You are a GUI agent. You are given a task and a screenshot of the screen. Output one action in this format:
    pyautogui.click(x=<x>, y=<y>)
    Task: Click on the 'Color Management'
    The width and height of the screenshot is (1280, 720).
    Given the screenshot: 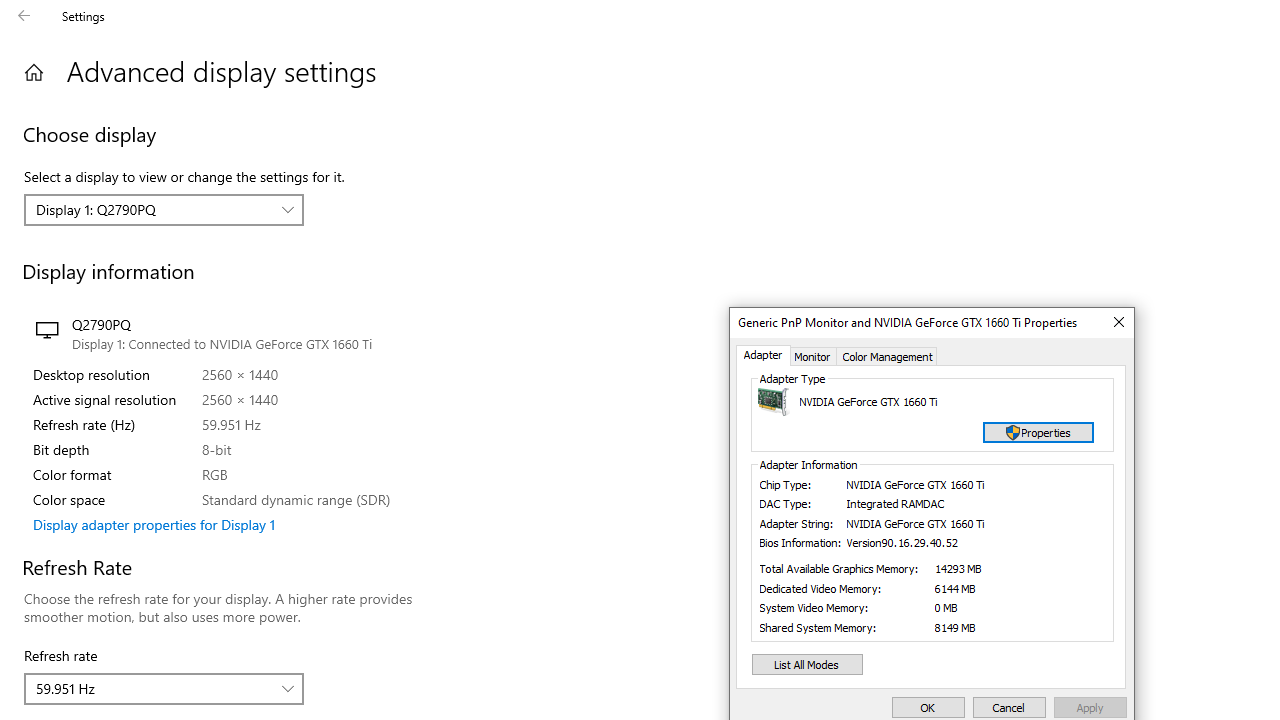 What is the action you would take?
    pyautogui.click(x=887, y=355)
    